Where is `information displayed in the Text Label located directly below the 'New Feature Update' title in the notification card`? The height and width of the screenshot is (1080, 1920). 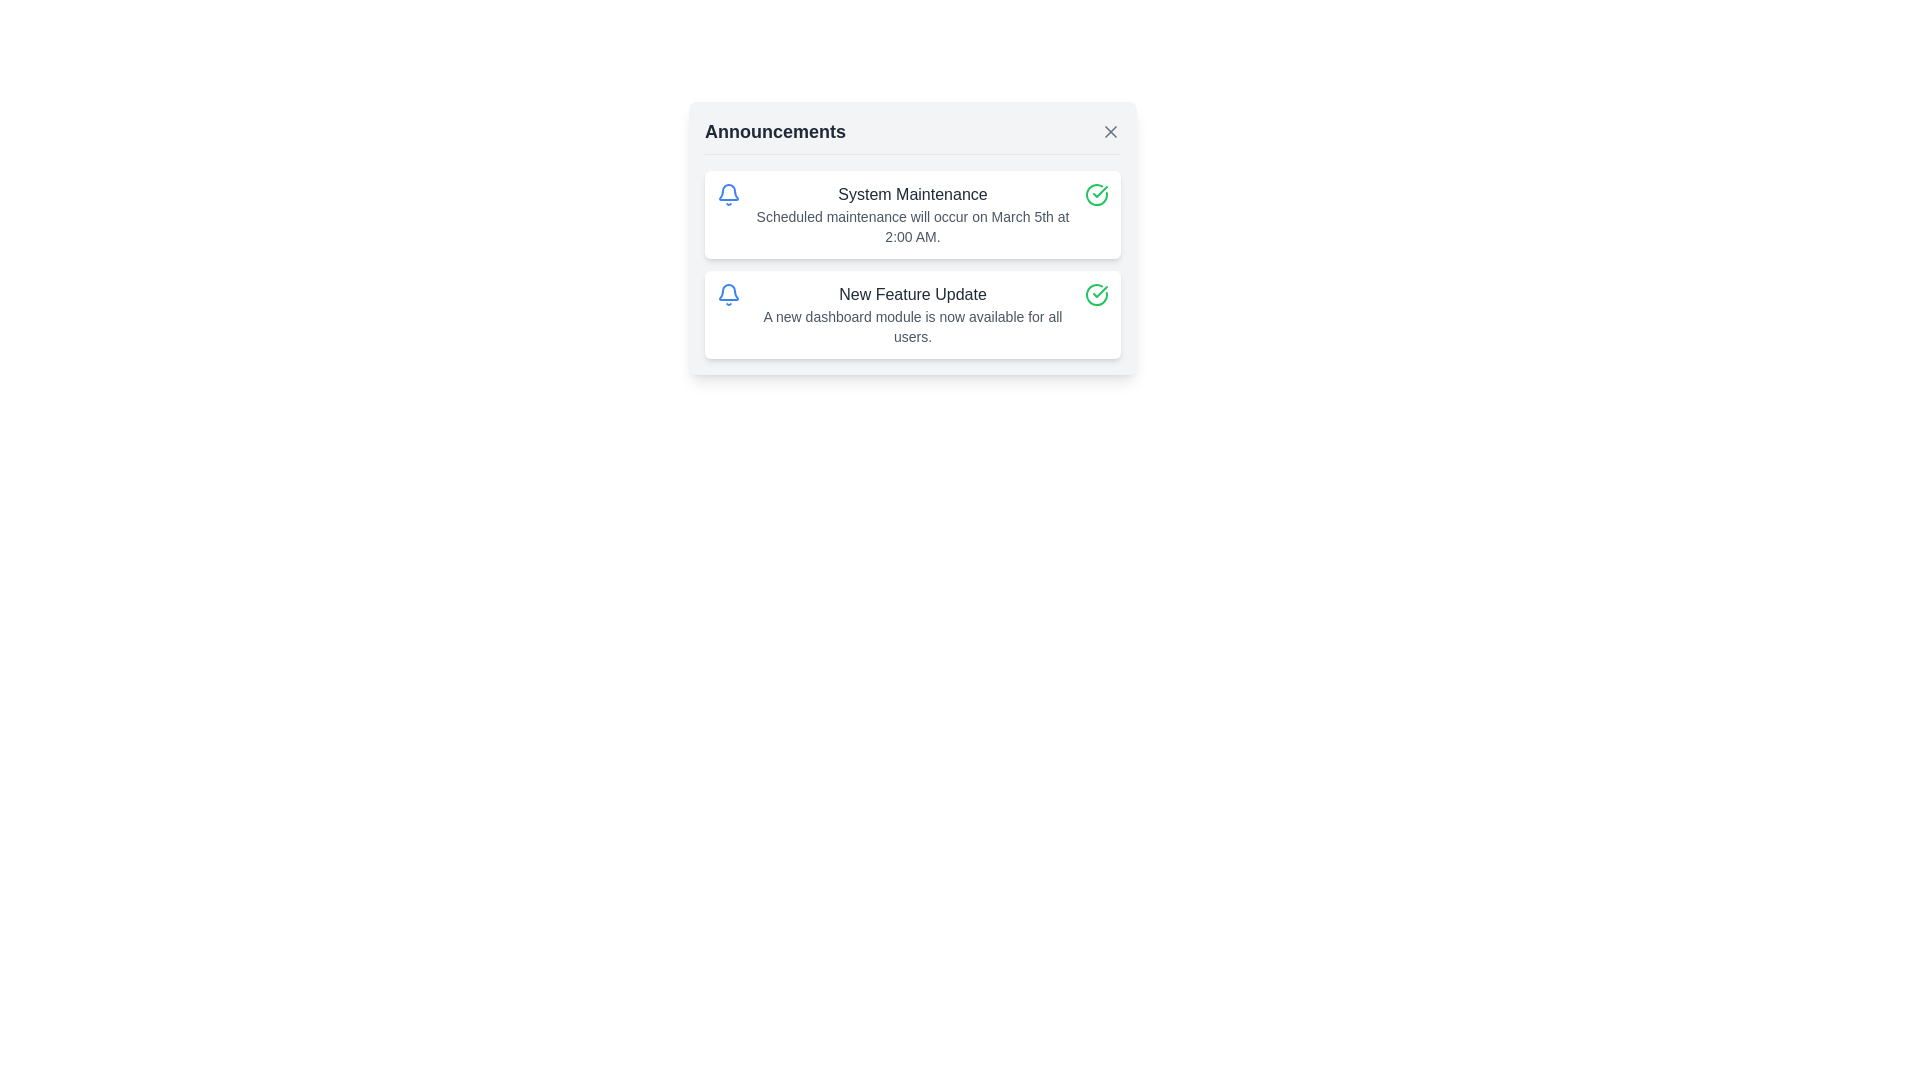
information displayed in the Text Label located directly below the 'New Feature Update' title in the notification card is located at coordinates (911, 326).